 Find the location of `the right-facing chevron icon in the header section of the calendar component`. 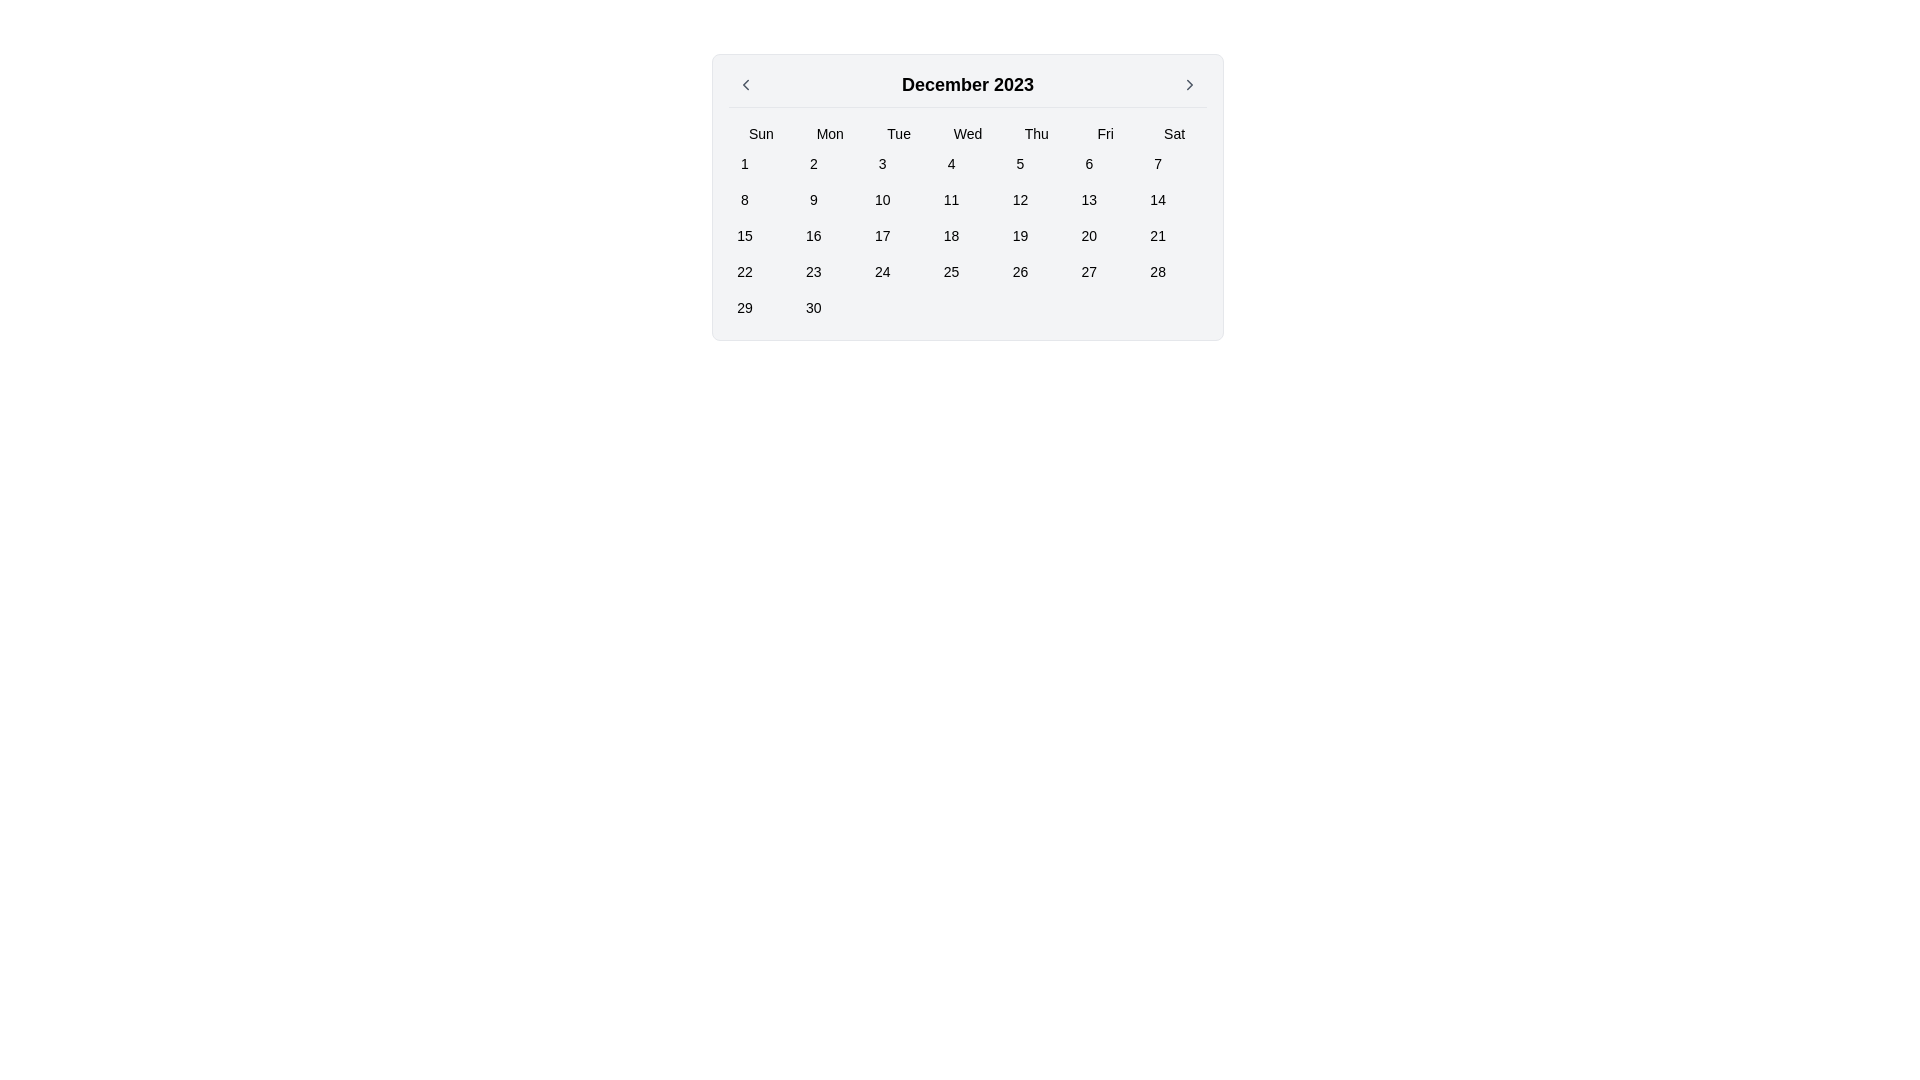

the right-facing chevron icon in the header section of the calendar component is located at coordinates (1190, 83).